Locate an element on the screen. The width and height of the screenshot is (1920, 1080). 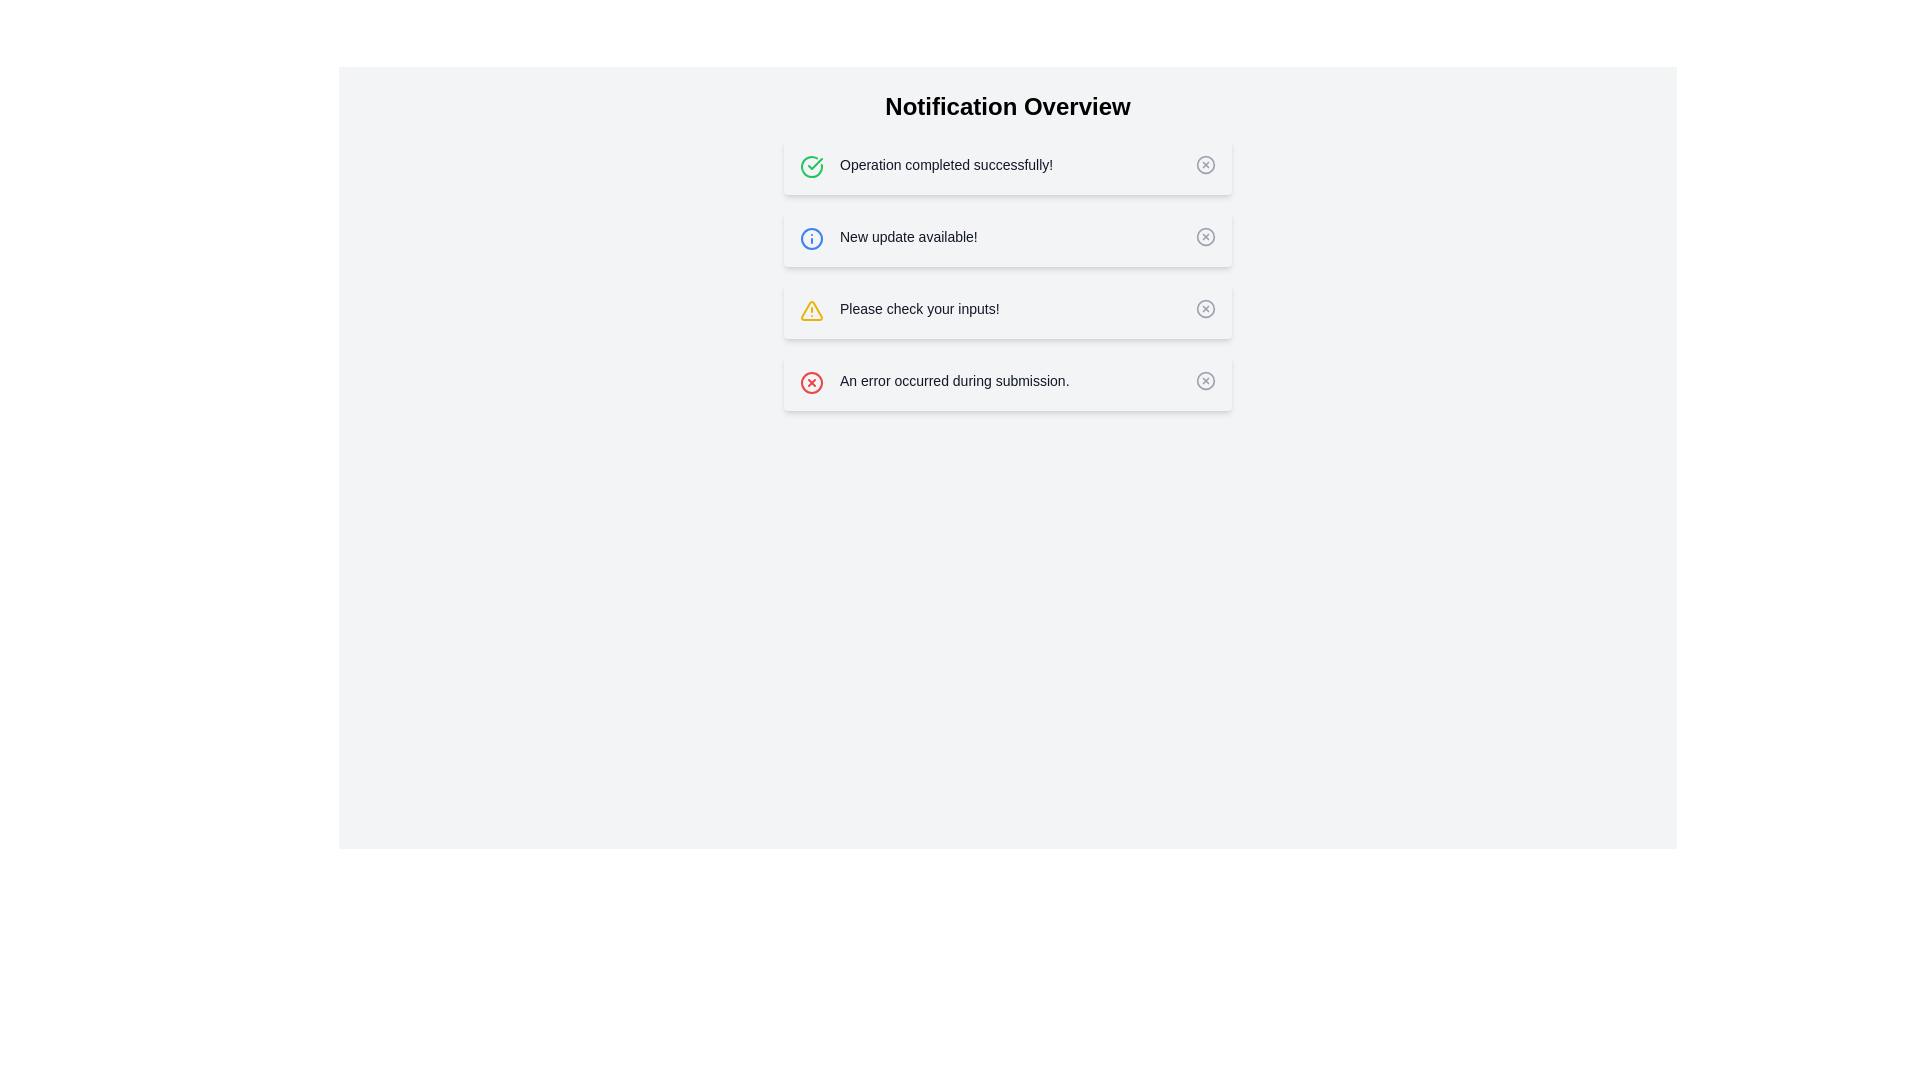
text label that displays 'An error occurred during submission.' This text is styled in a smaller font with medium weight and is positioned in the fourth notification box from the top, between a red circular icon and a close button is located at coordinates (953, 381).